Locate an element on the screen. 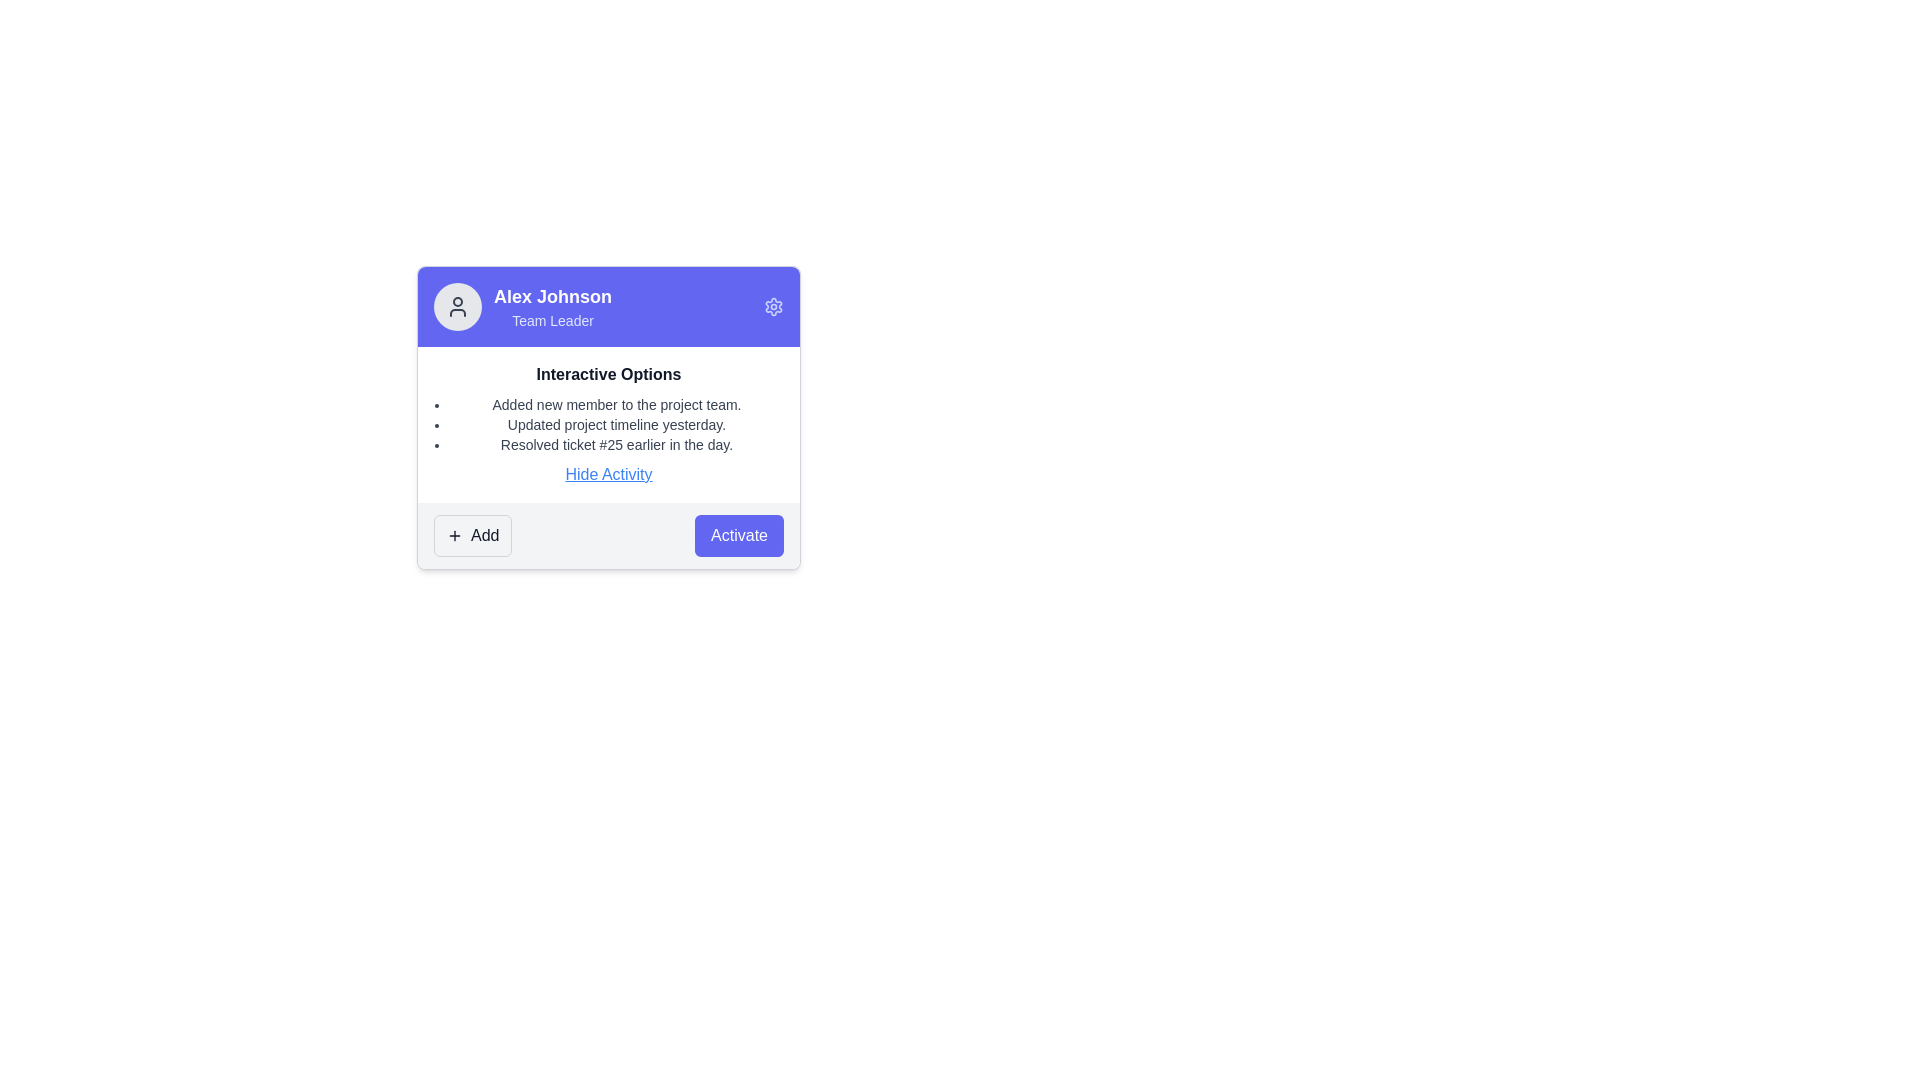 Image resolution: width=1920 pixels, height=1080 pixels. text element displaying 'Resolved ticket #25 earlier in the day.' which is the third item in the bulleted list of the 'Interactive Options' section is located at coordinates (616, 443).